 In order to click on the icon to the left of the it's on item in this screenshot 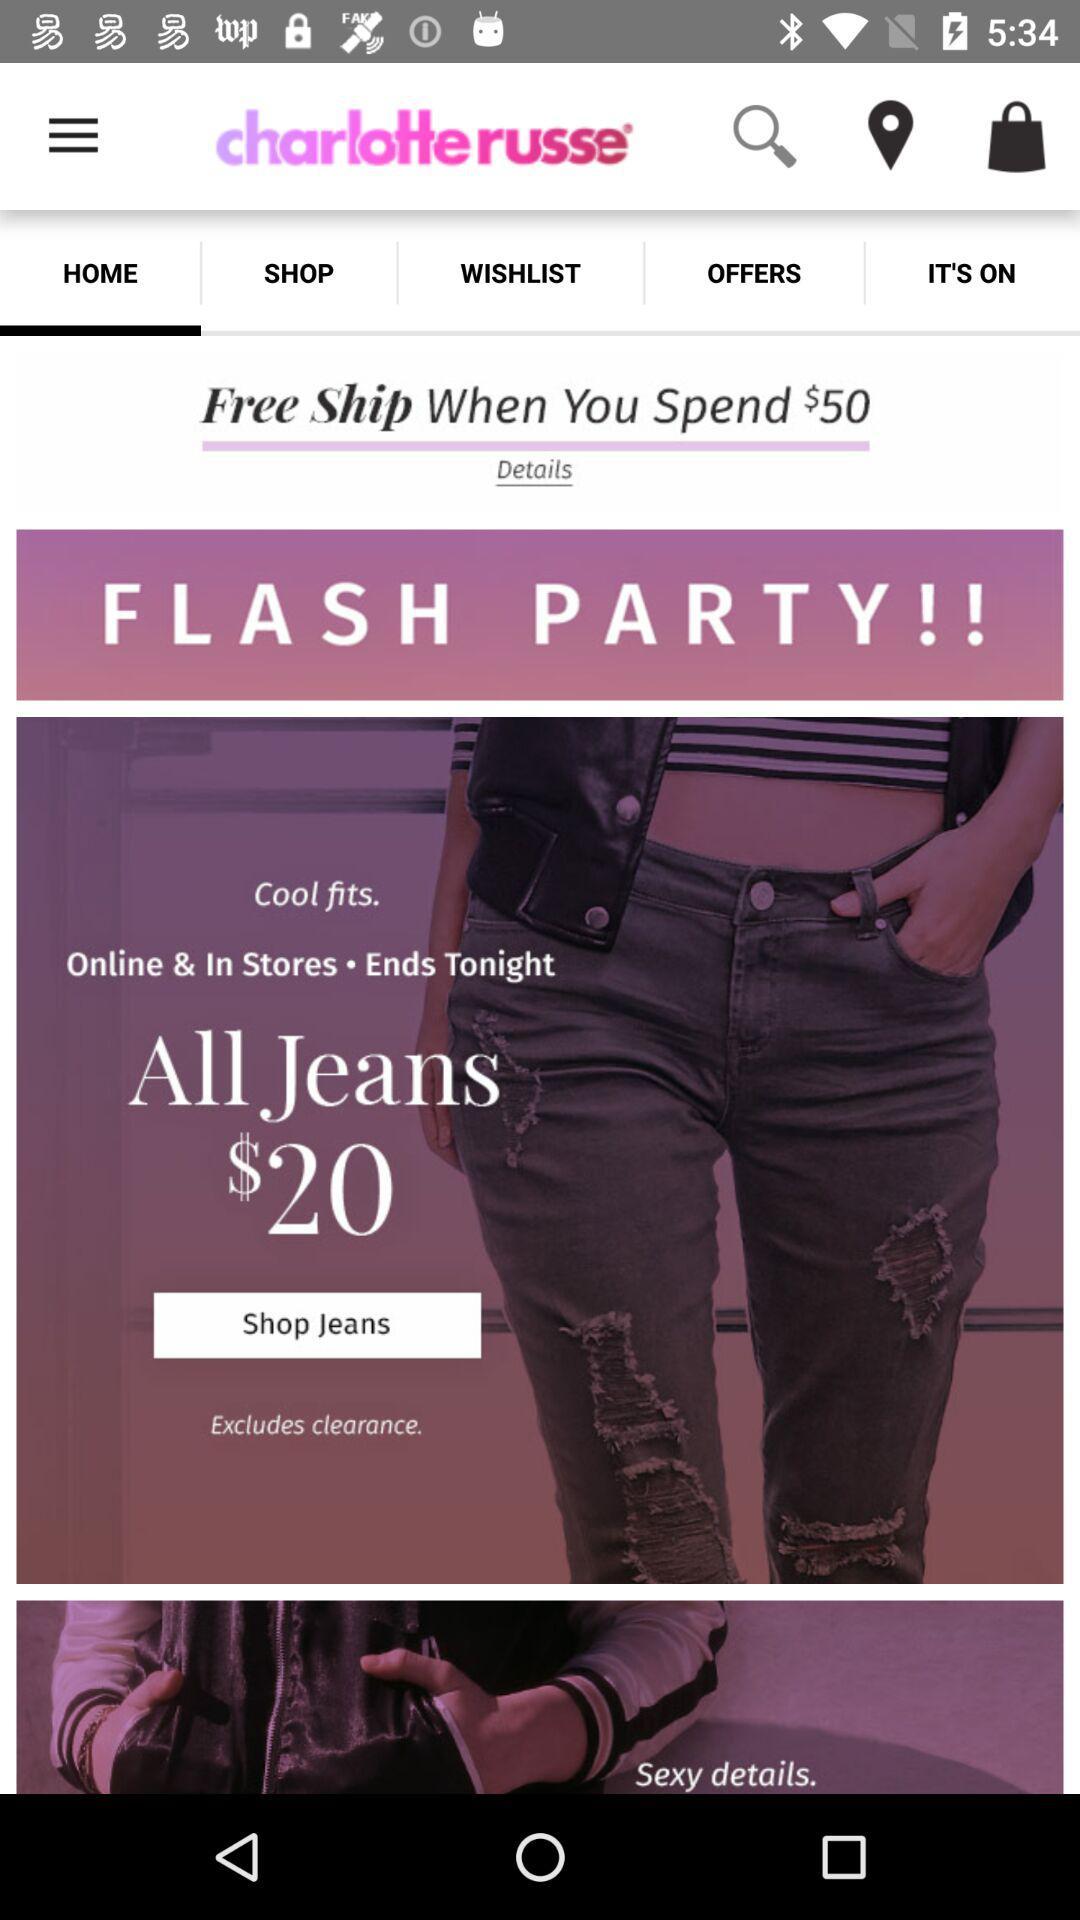, I will do `click(754, 272)`.